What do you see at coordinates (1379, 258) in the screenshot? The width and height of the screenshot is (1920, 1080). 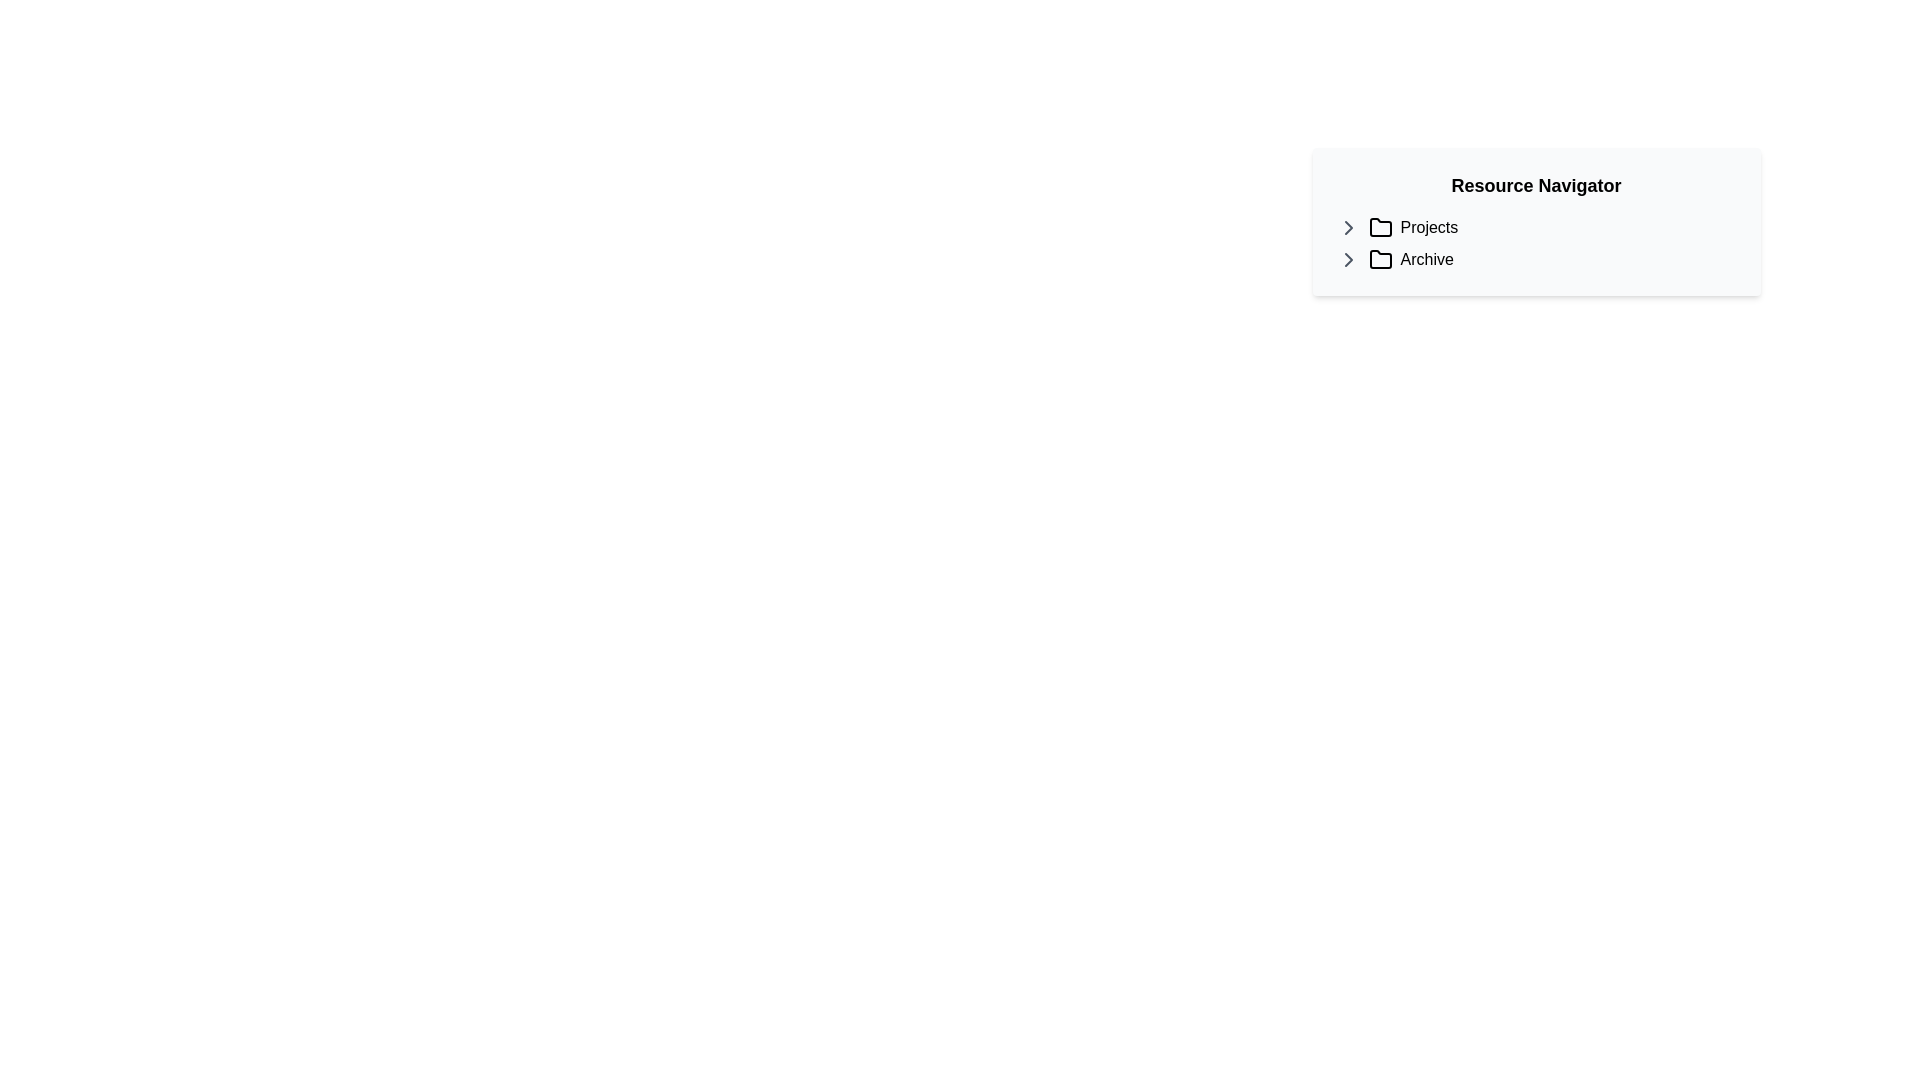 I see `the folder icon located in the 'Archive' section of the 'Resource Navigator'` at bounding box center [1379, 258].